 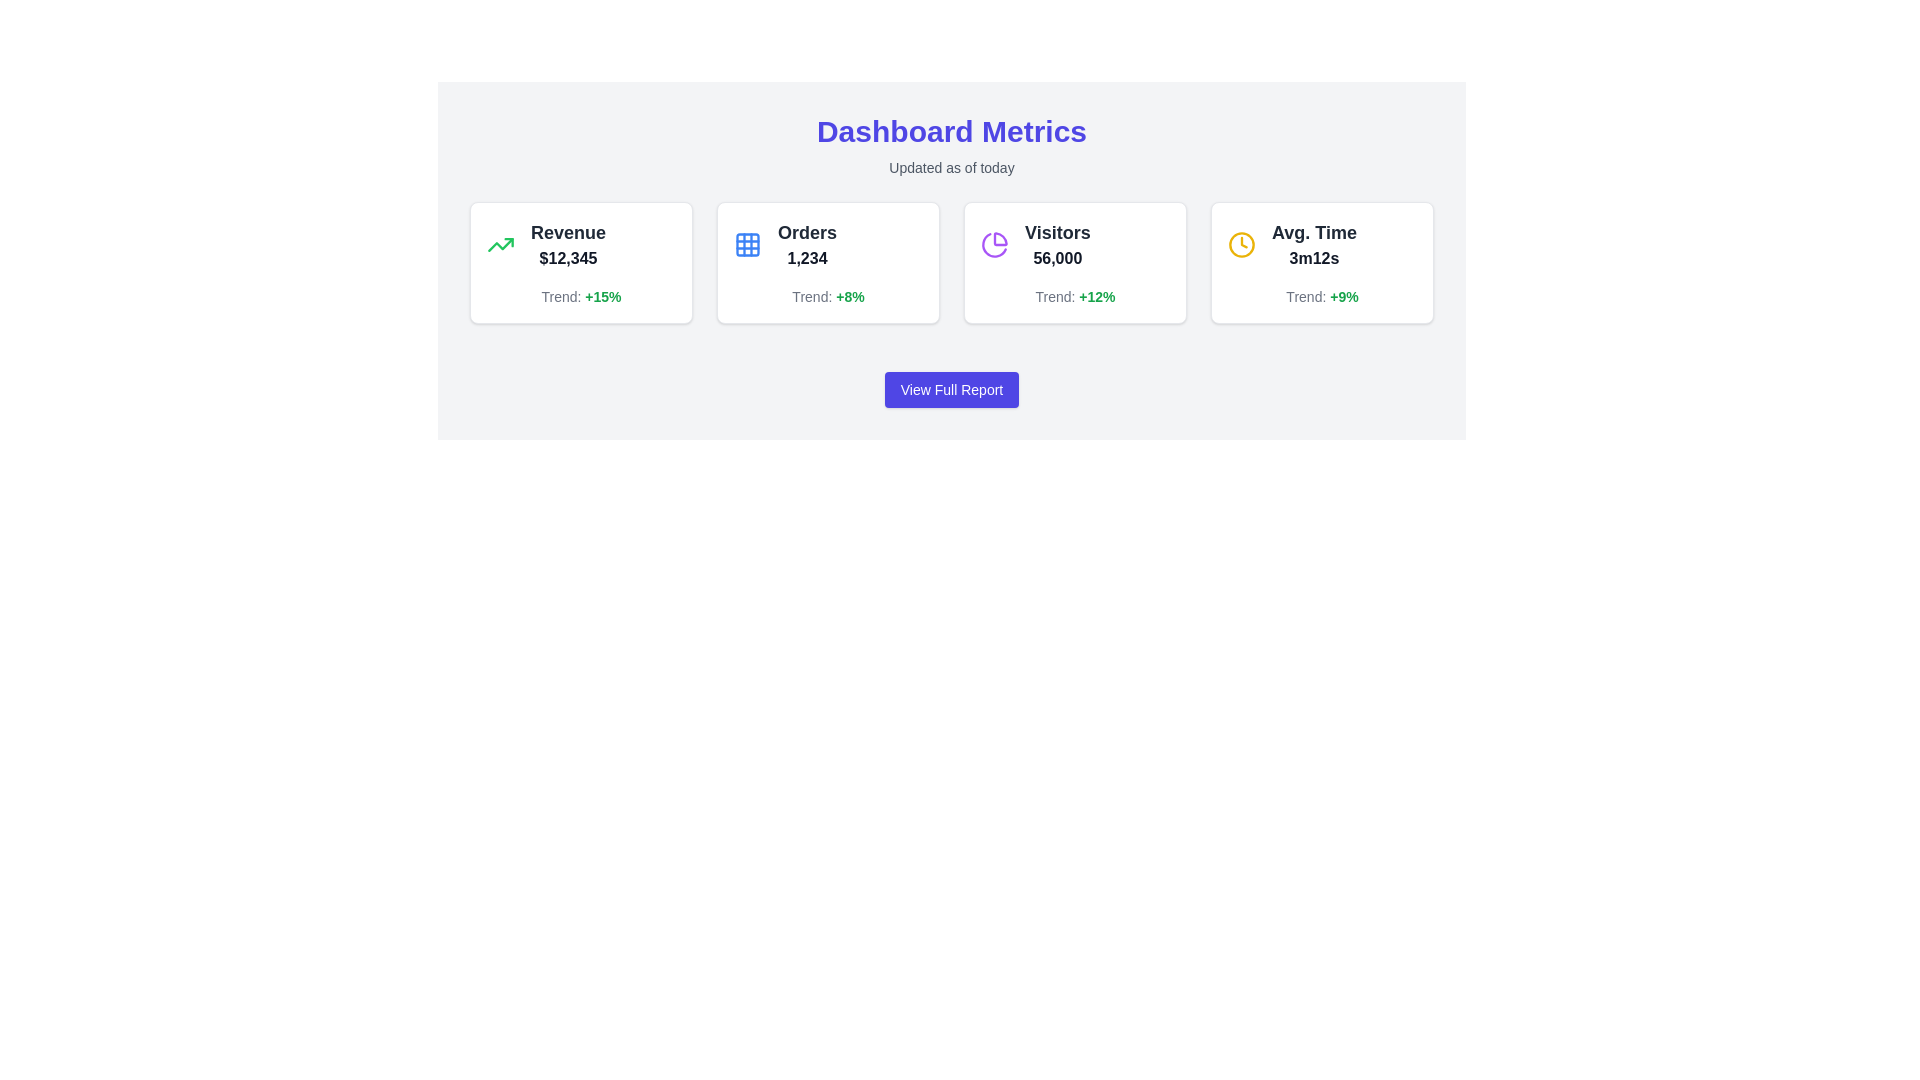 What do you see at coordinates (567, 244) in the screenshot?
I see `the revenue metric text element displayed on the upper portion of the leftmost card in the dashboard` at bounding box center [567, 244].